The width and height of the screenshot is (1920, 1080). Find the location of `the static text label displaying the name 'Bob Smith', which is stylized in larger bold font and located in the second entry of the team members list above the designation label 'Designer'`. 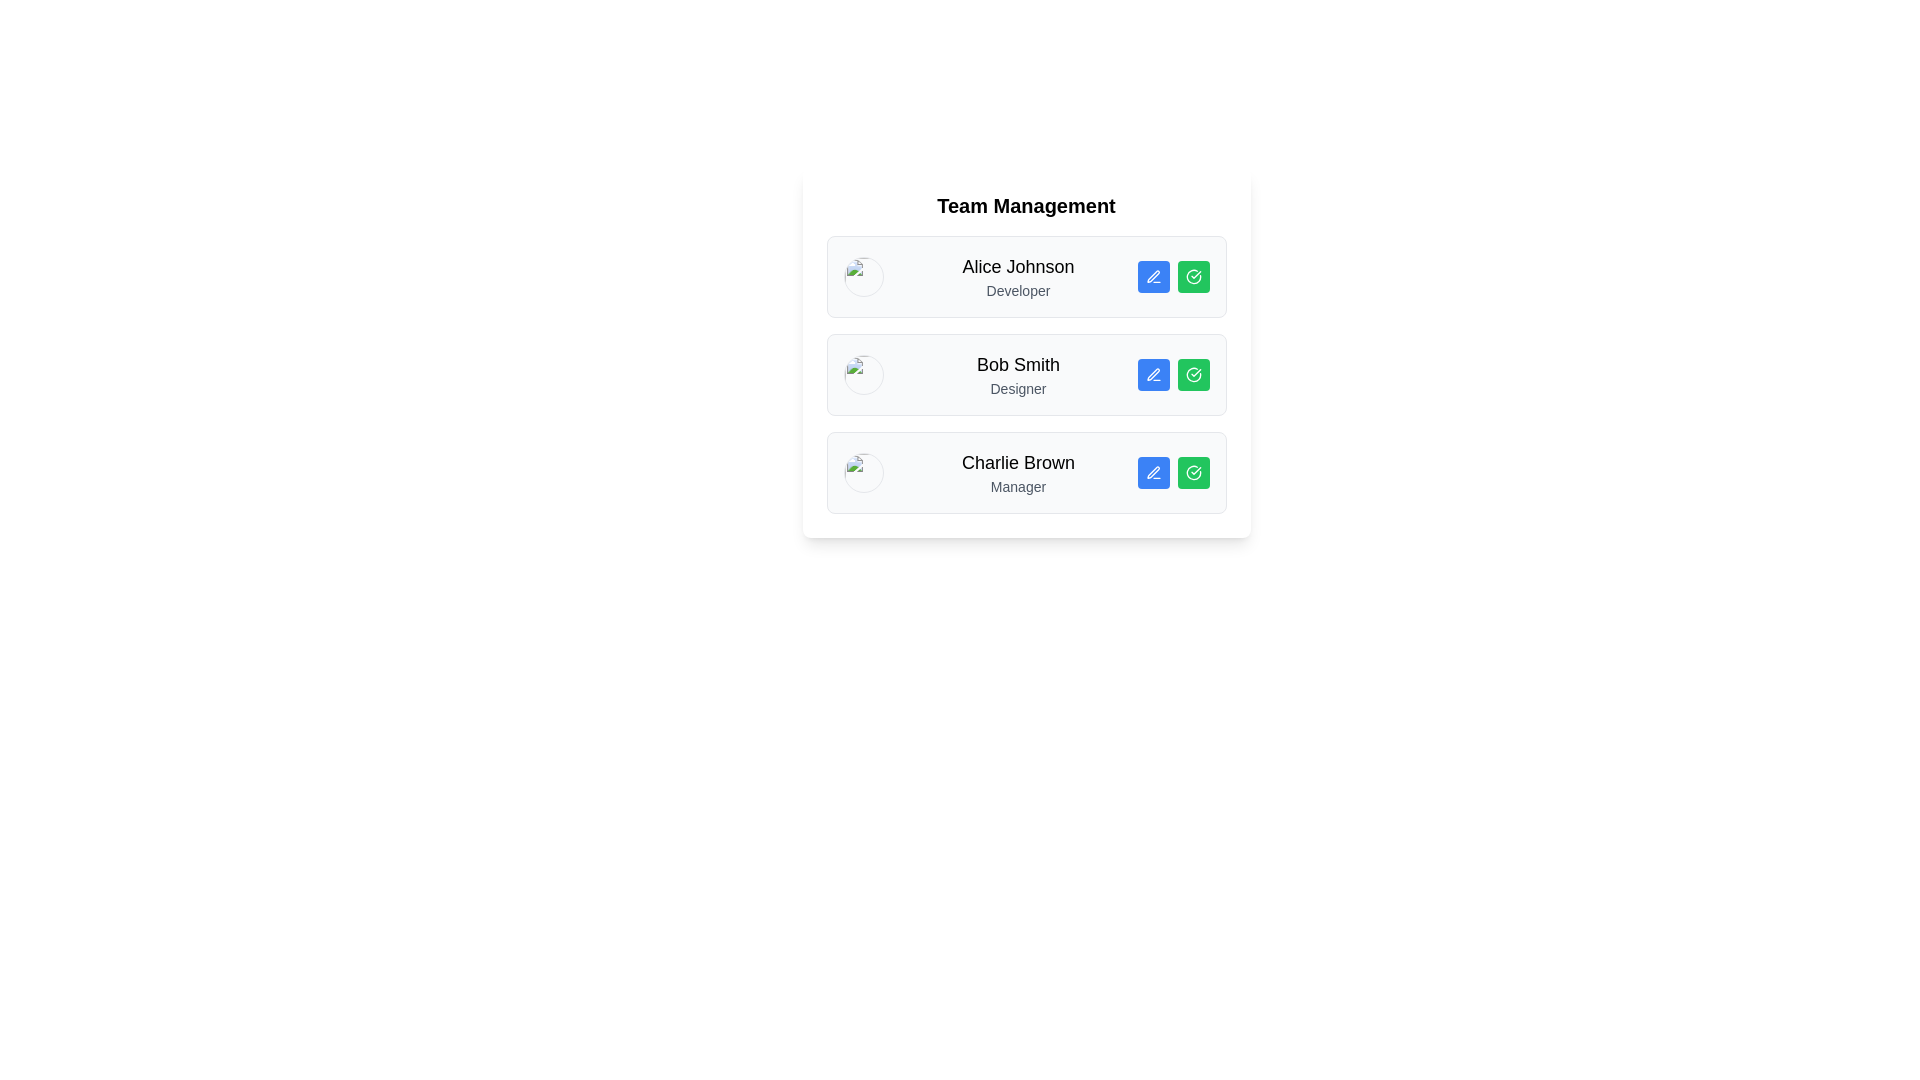

the static text label displaying the name 'Bob Smith', which is stylized in larger bold font and located in the second entry of the team members list above the designation label 'Designer' is located at coordinates (1018, 365).